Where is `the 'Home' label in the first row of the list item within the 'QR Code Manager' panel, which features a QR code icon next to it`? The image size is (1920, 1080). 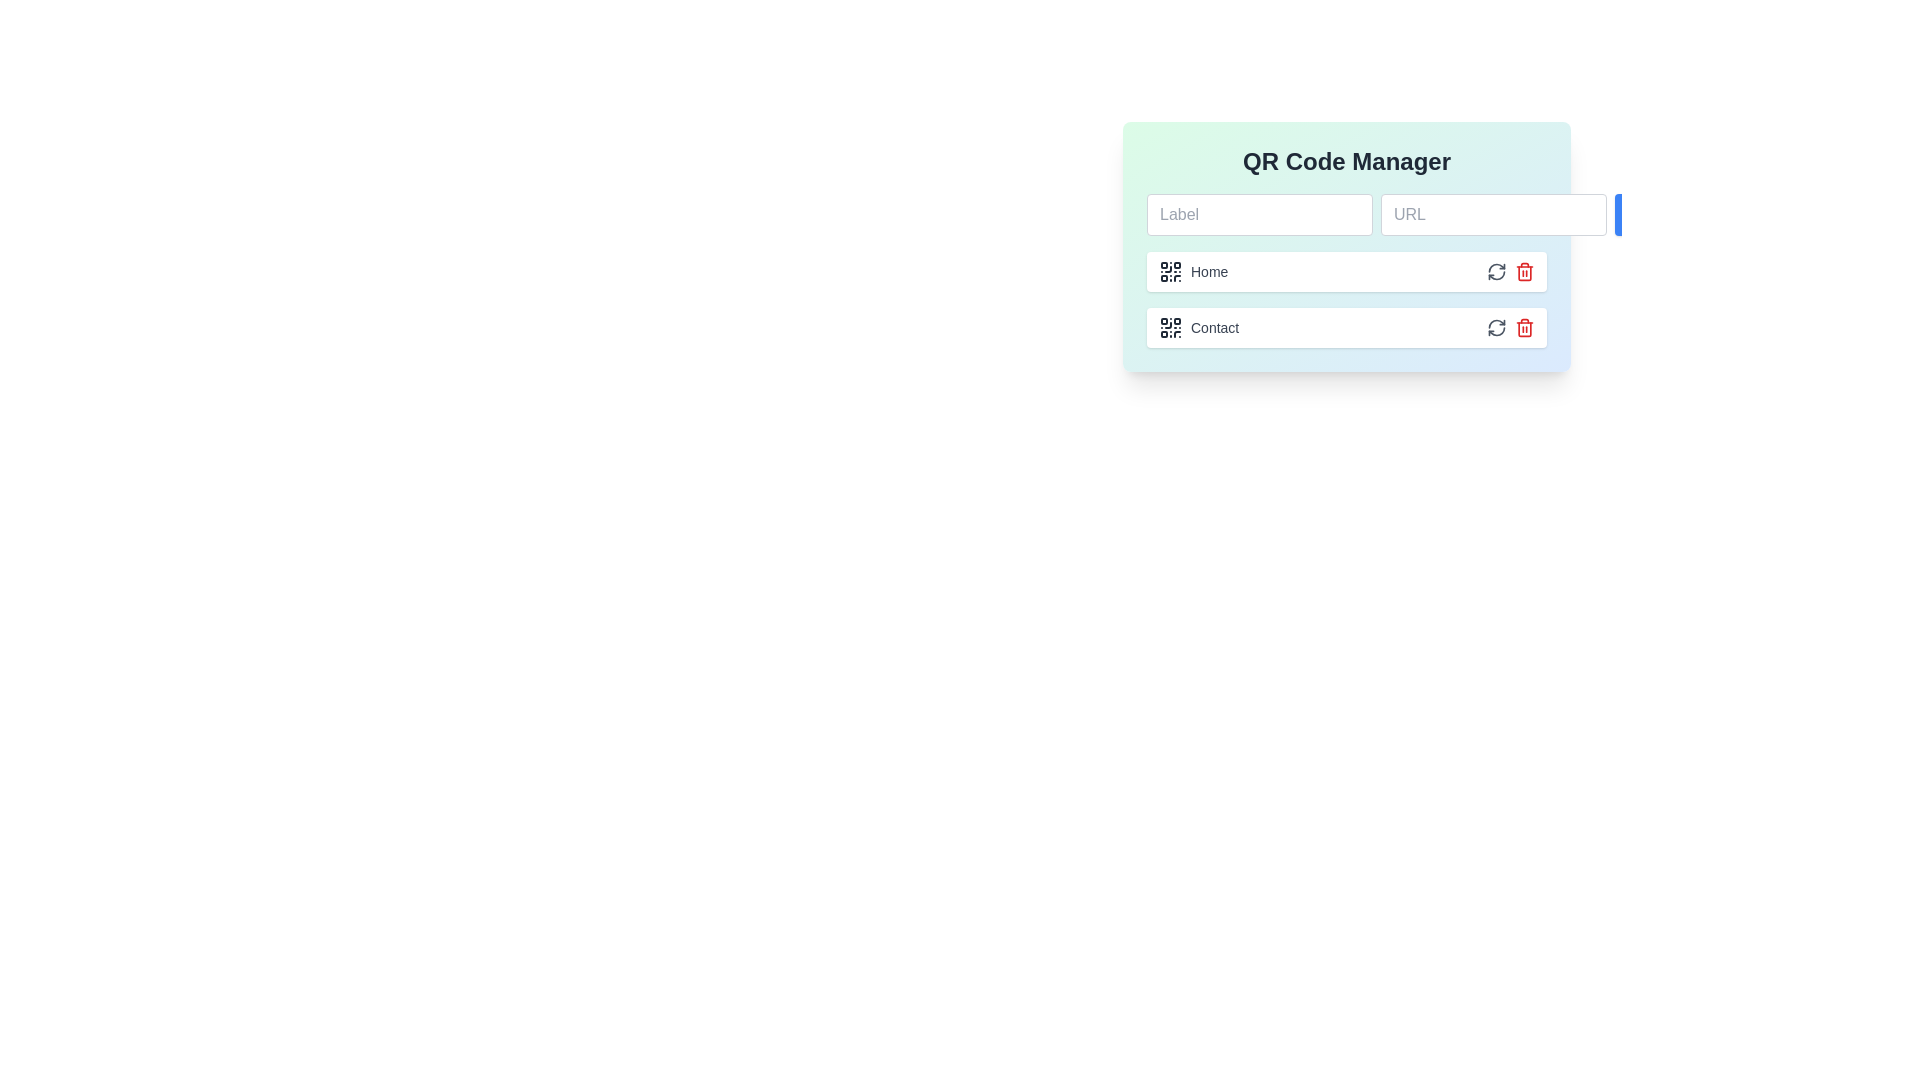 the 'Home' label in the first row of the list item within the 'QR Code Manager' panel, which features a QR code icon next to it is located at coordinates (1193, 272).